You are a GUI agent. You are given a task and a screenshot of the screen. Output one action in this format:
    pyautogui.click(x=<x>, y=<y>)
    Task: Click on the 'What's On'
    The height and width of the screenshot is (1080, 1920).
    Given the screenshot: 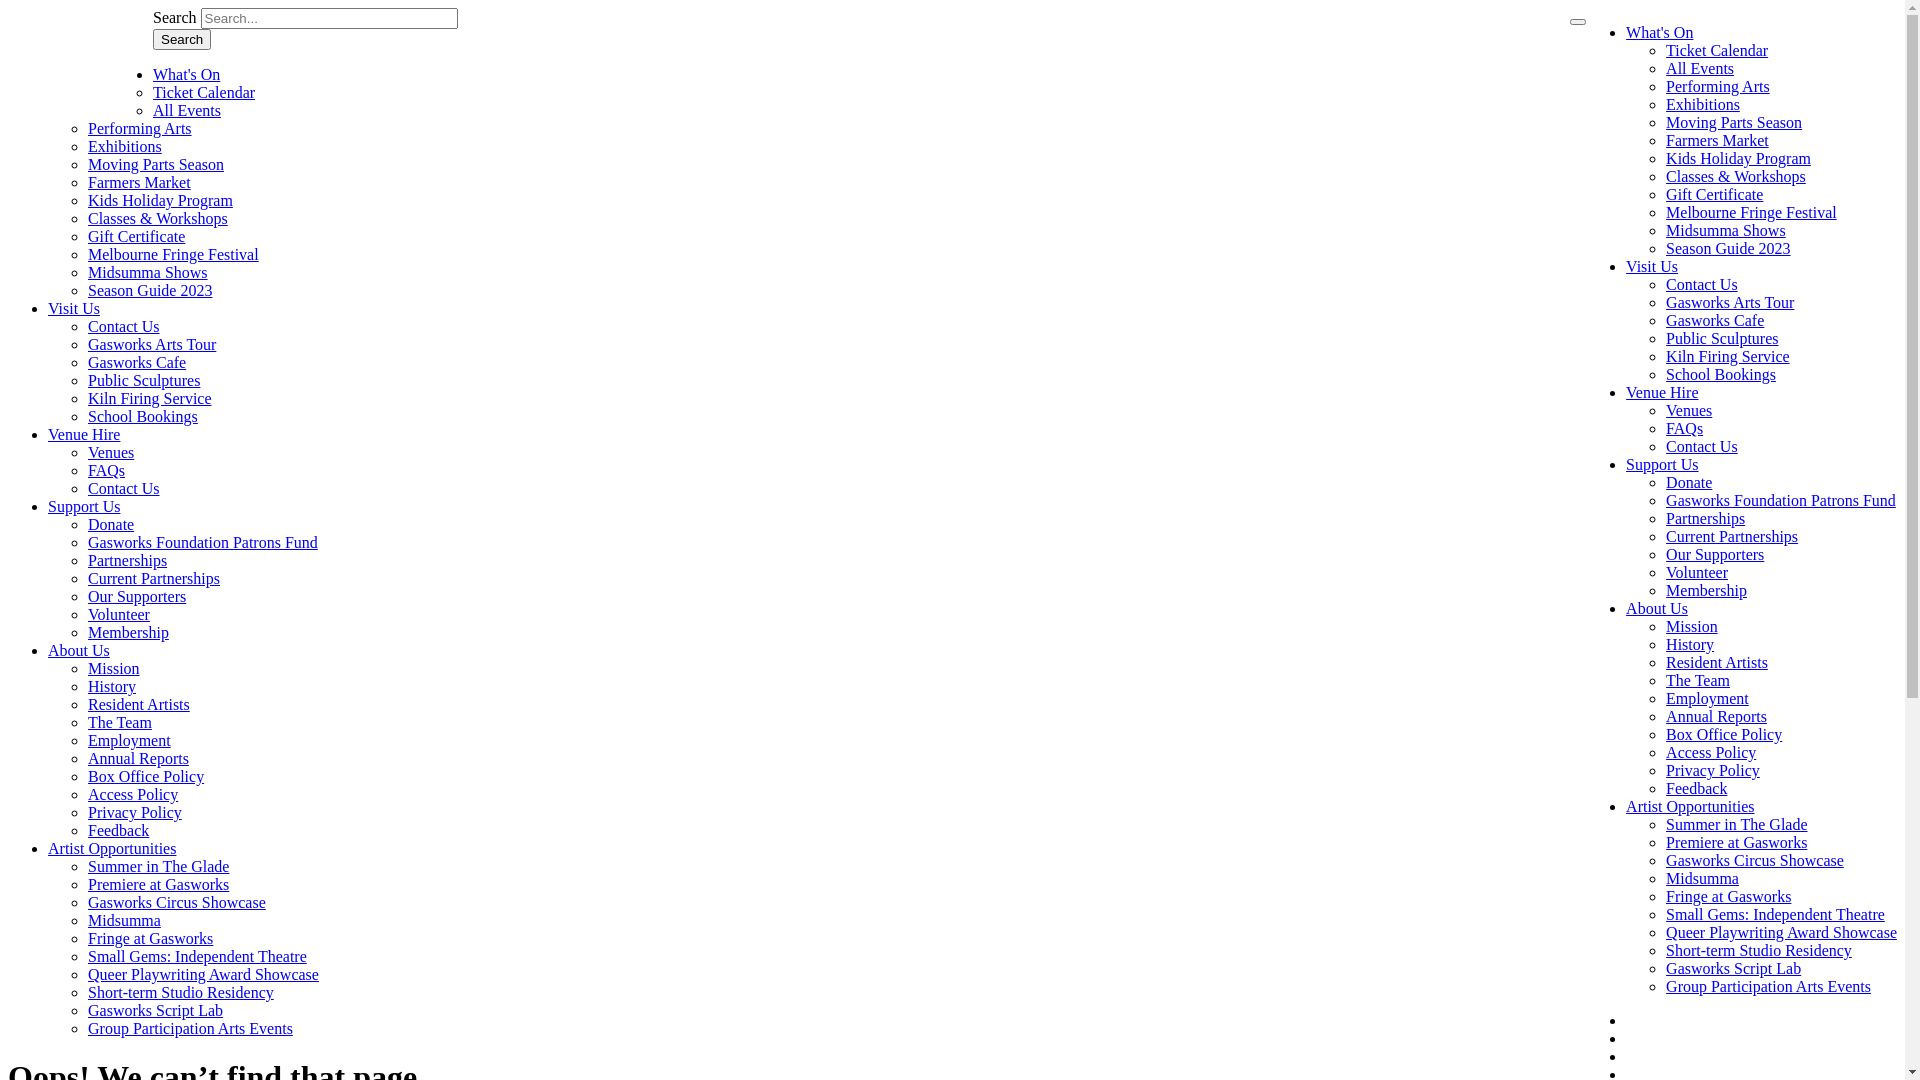 What is the action you would take?
    pyautogui.click(x=186, y=73)
    